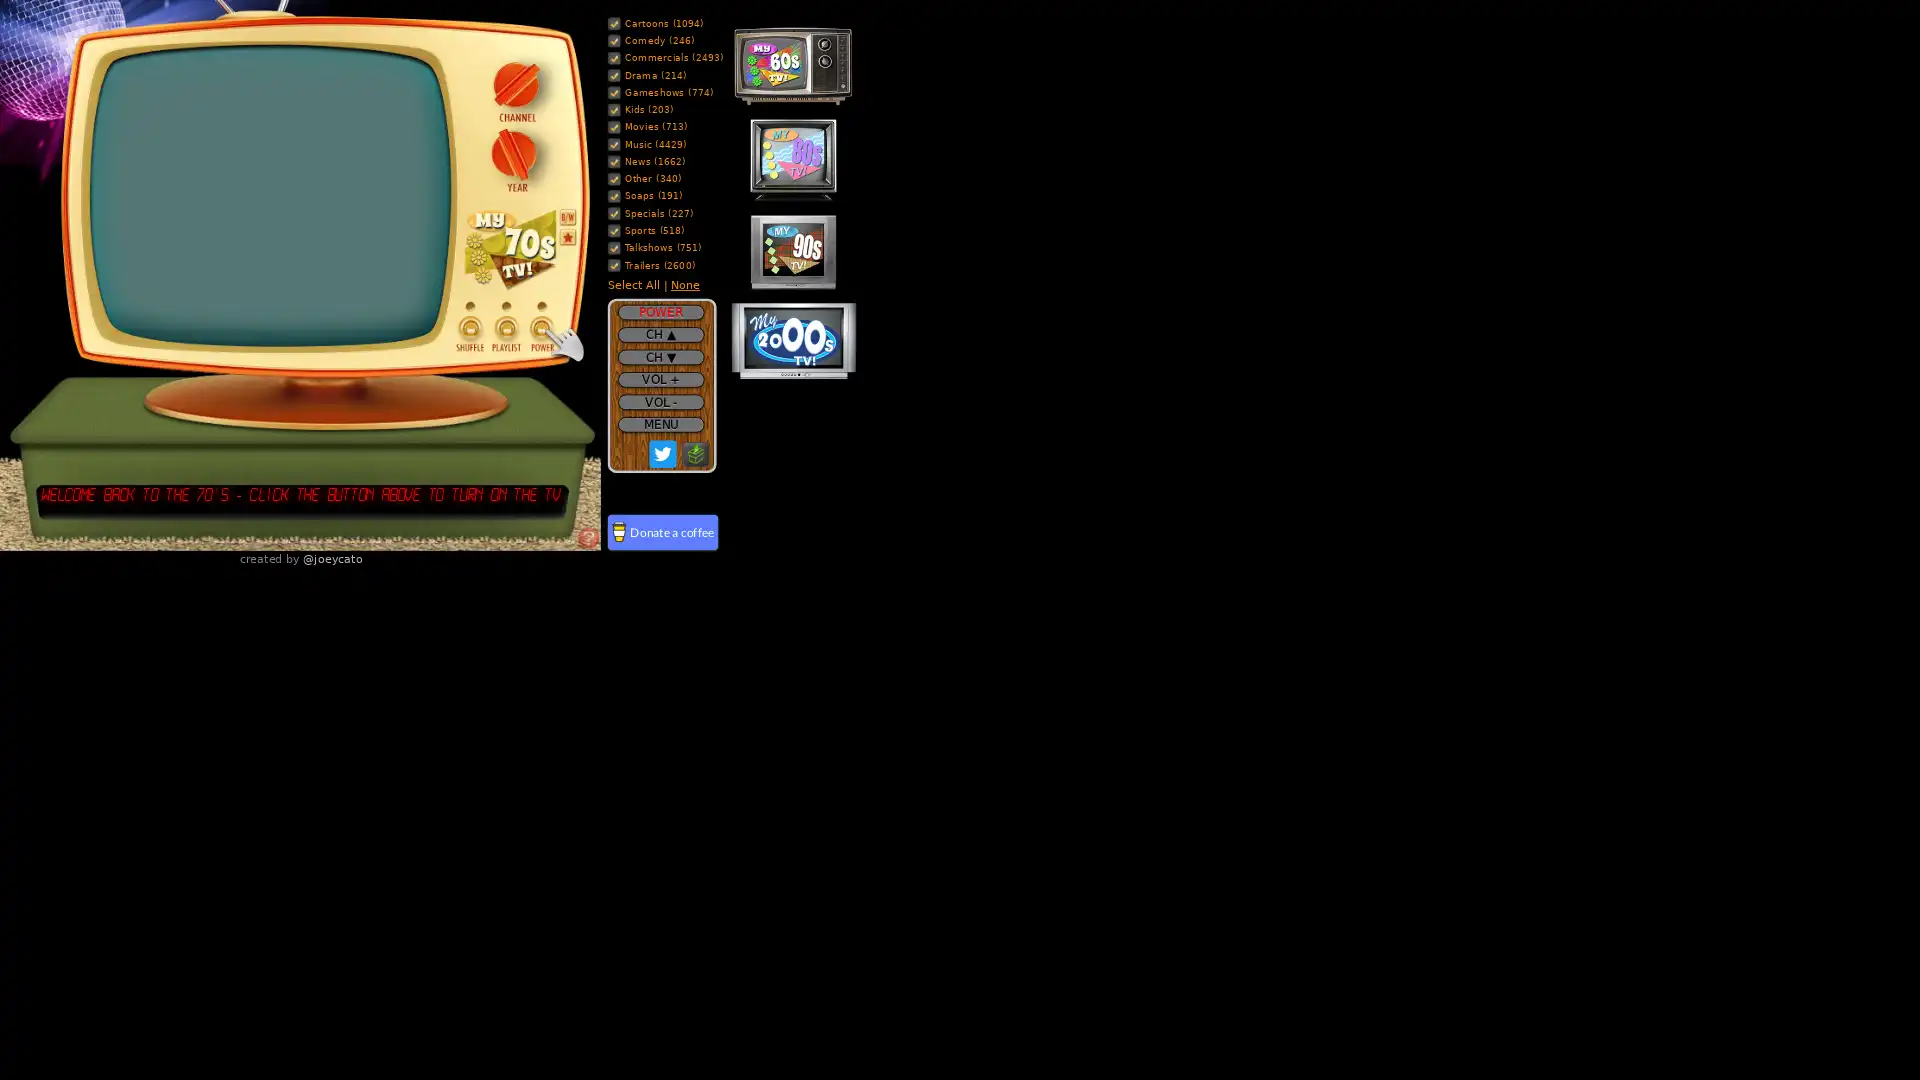  Describe the element at coordinates (661, 356) in the screenshot. I see `CH` at that location.